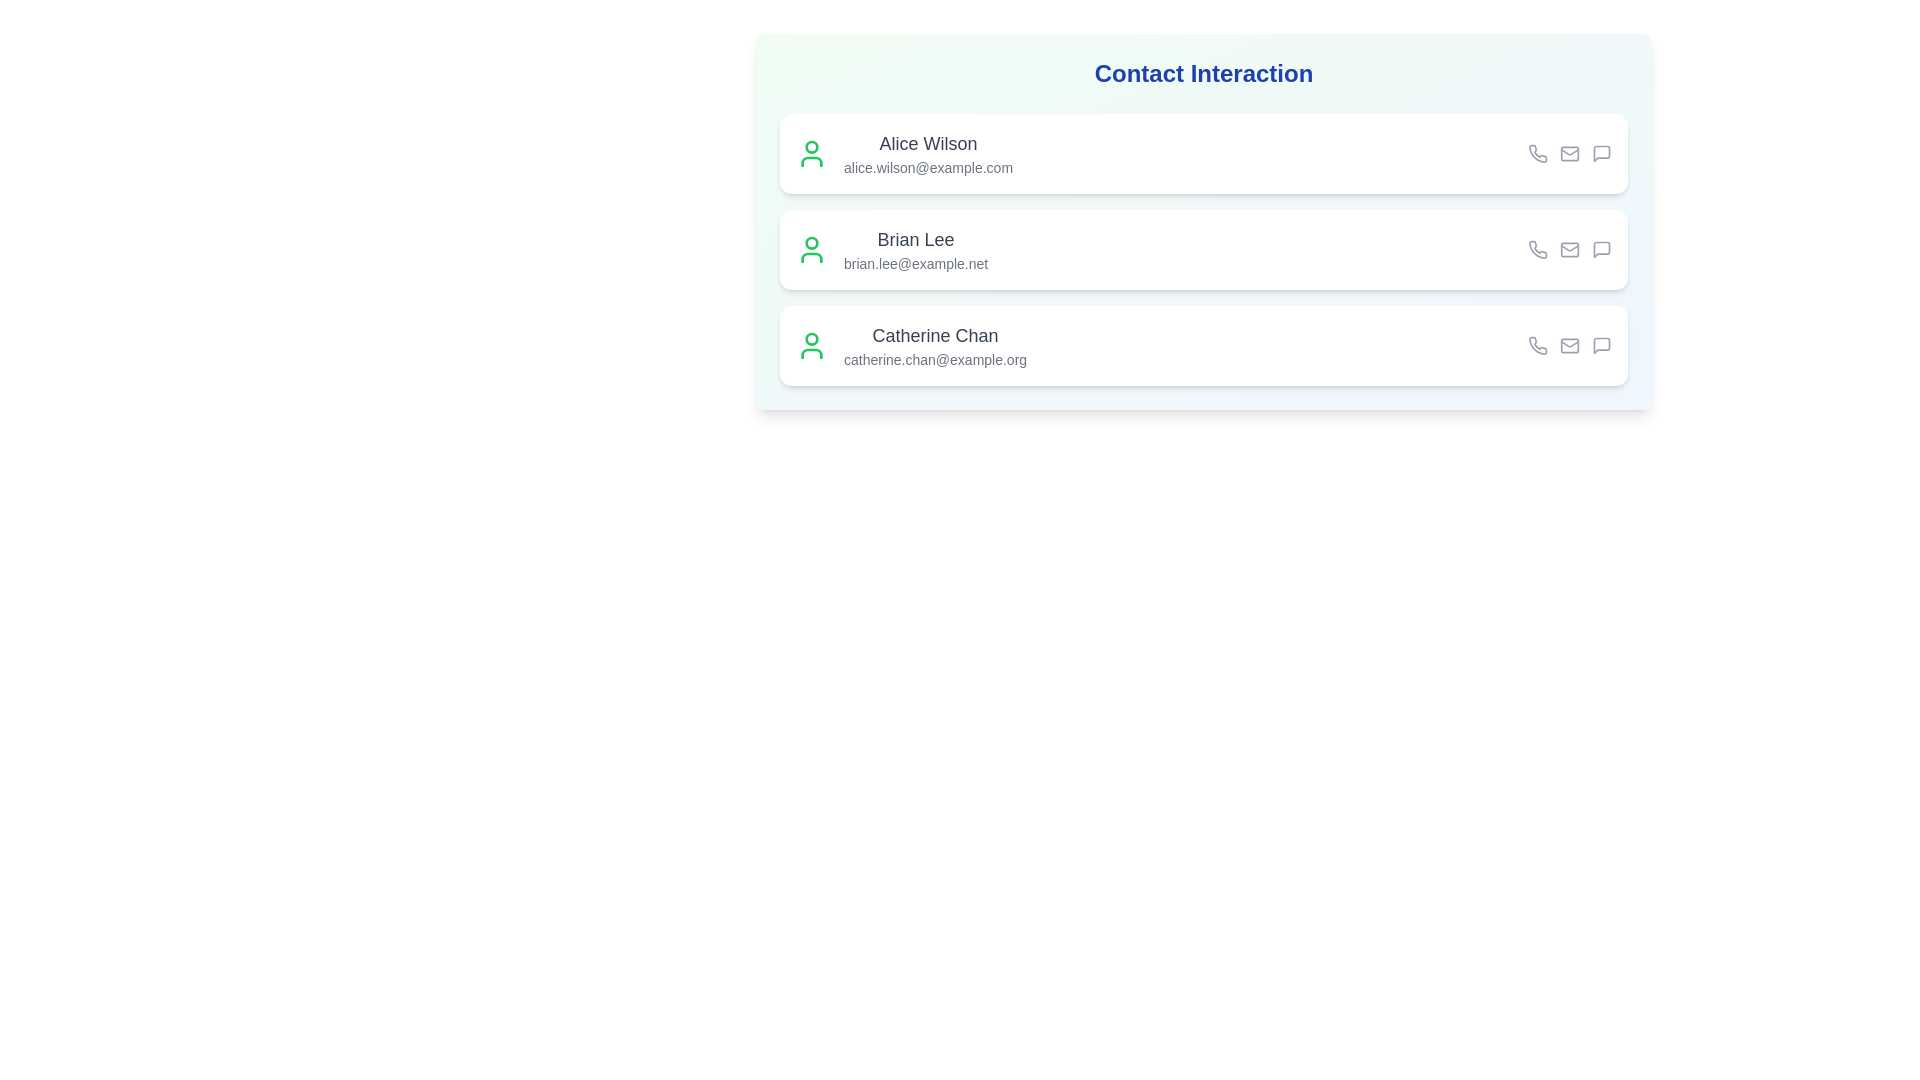  Describe the element at coordinates (811, 249) in the screenshot. I see `the user icon for the contact Brian Lee` at that location.